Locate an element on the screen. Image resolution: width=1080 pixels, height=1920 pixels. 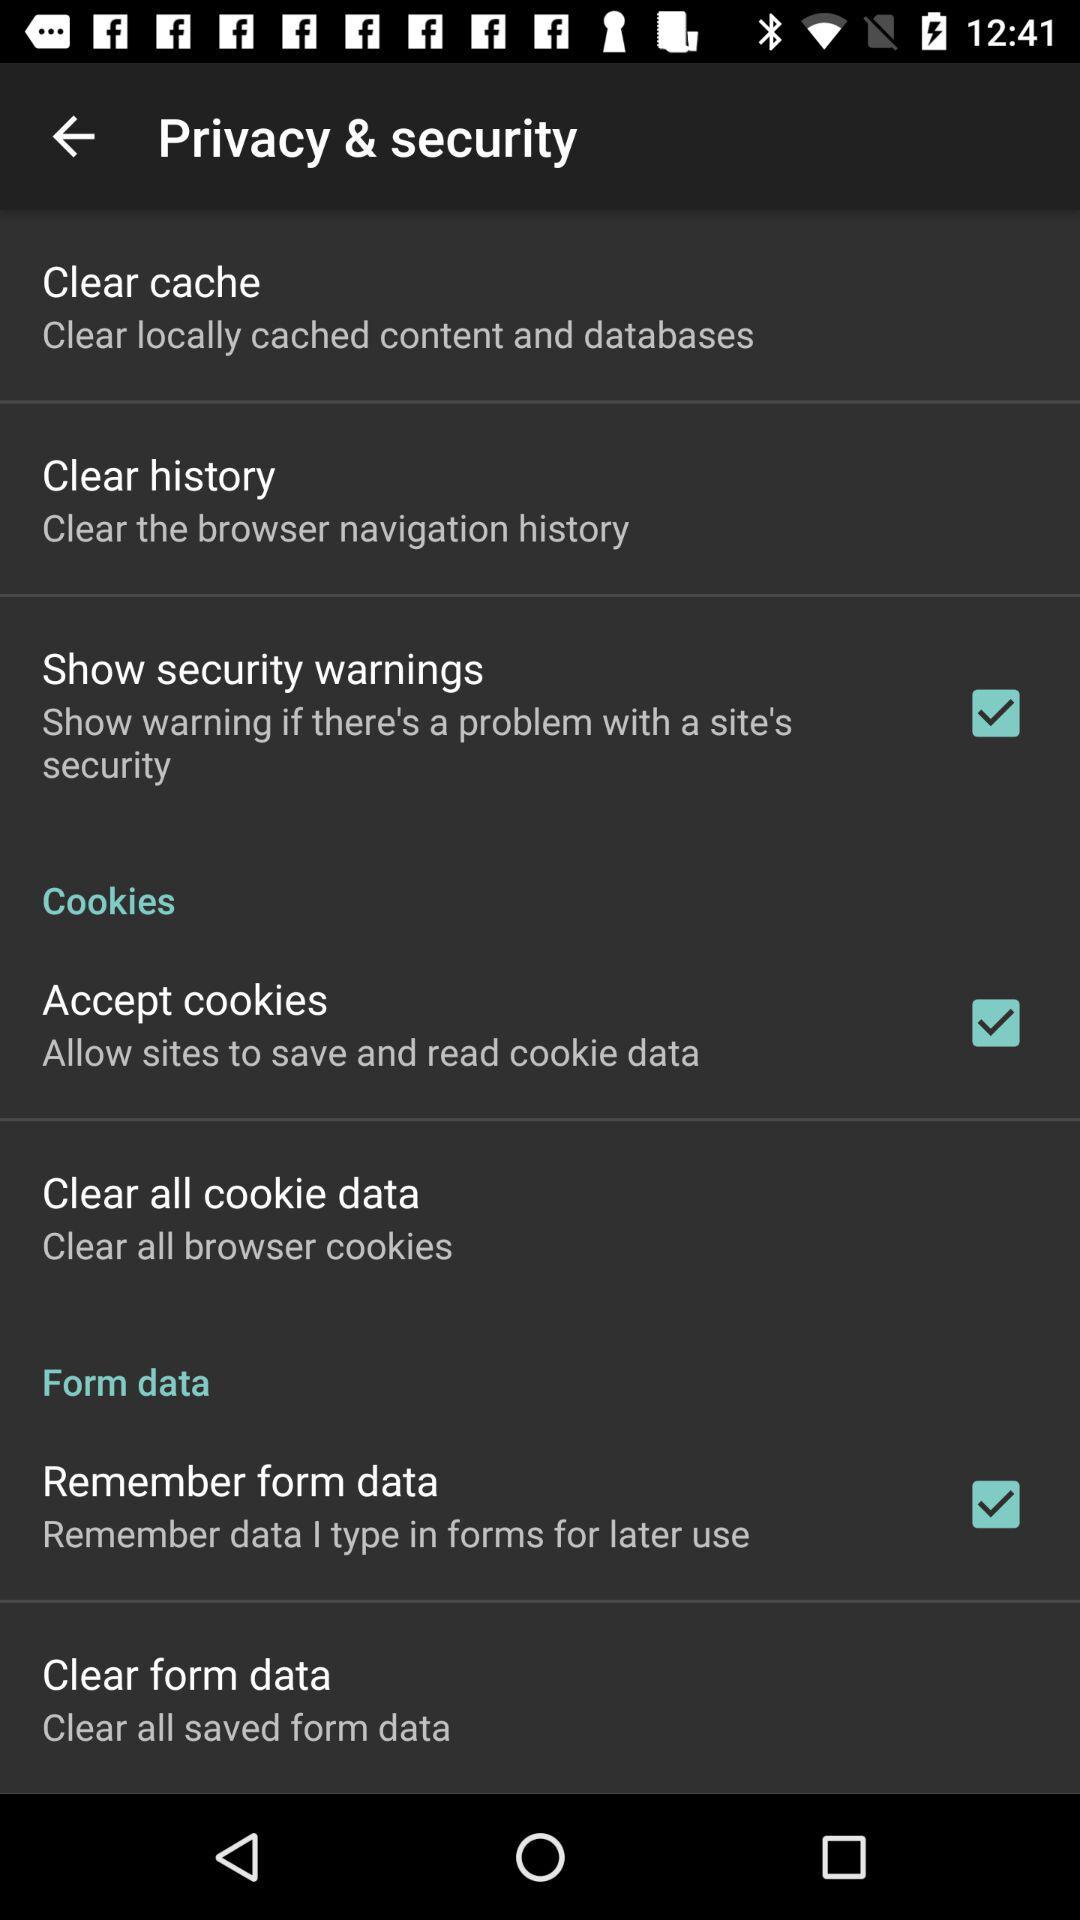
icon above the cookies icon is located at coordinates (477, 741).